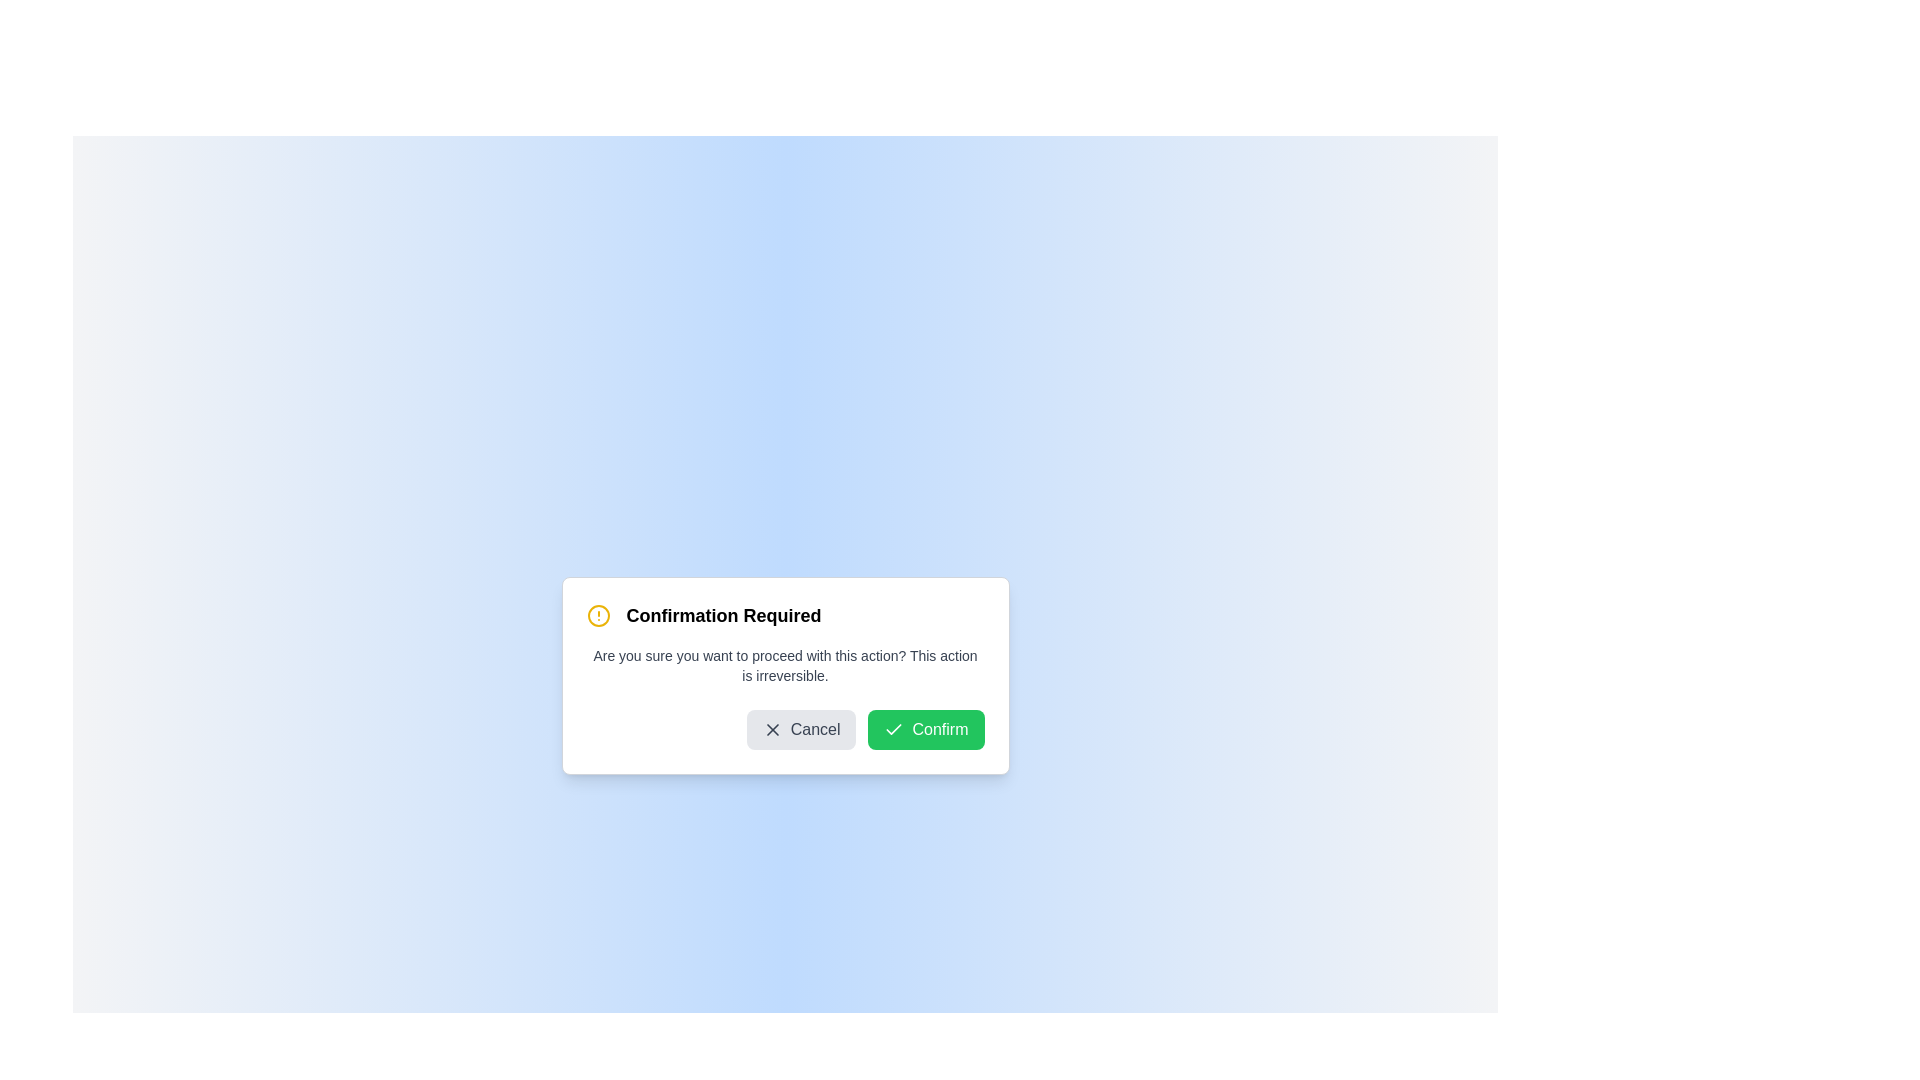  Describe the element at coordinates (597, 615) in the screenshot. I see `the visual indicator icon located to the left of the heading text 'Confirmation Required' within the dialog box` at that location.